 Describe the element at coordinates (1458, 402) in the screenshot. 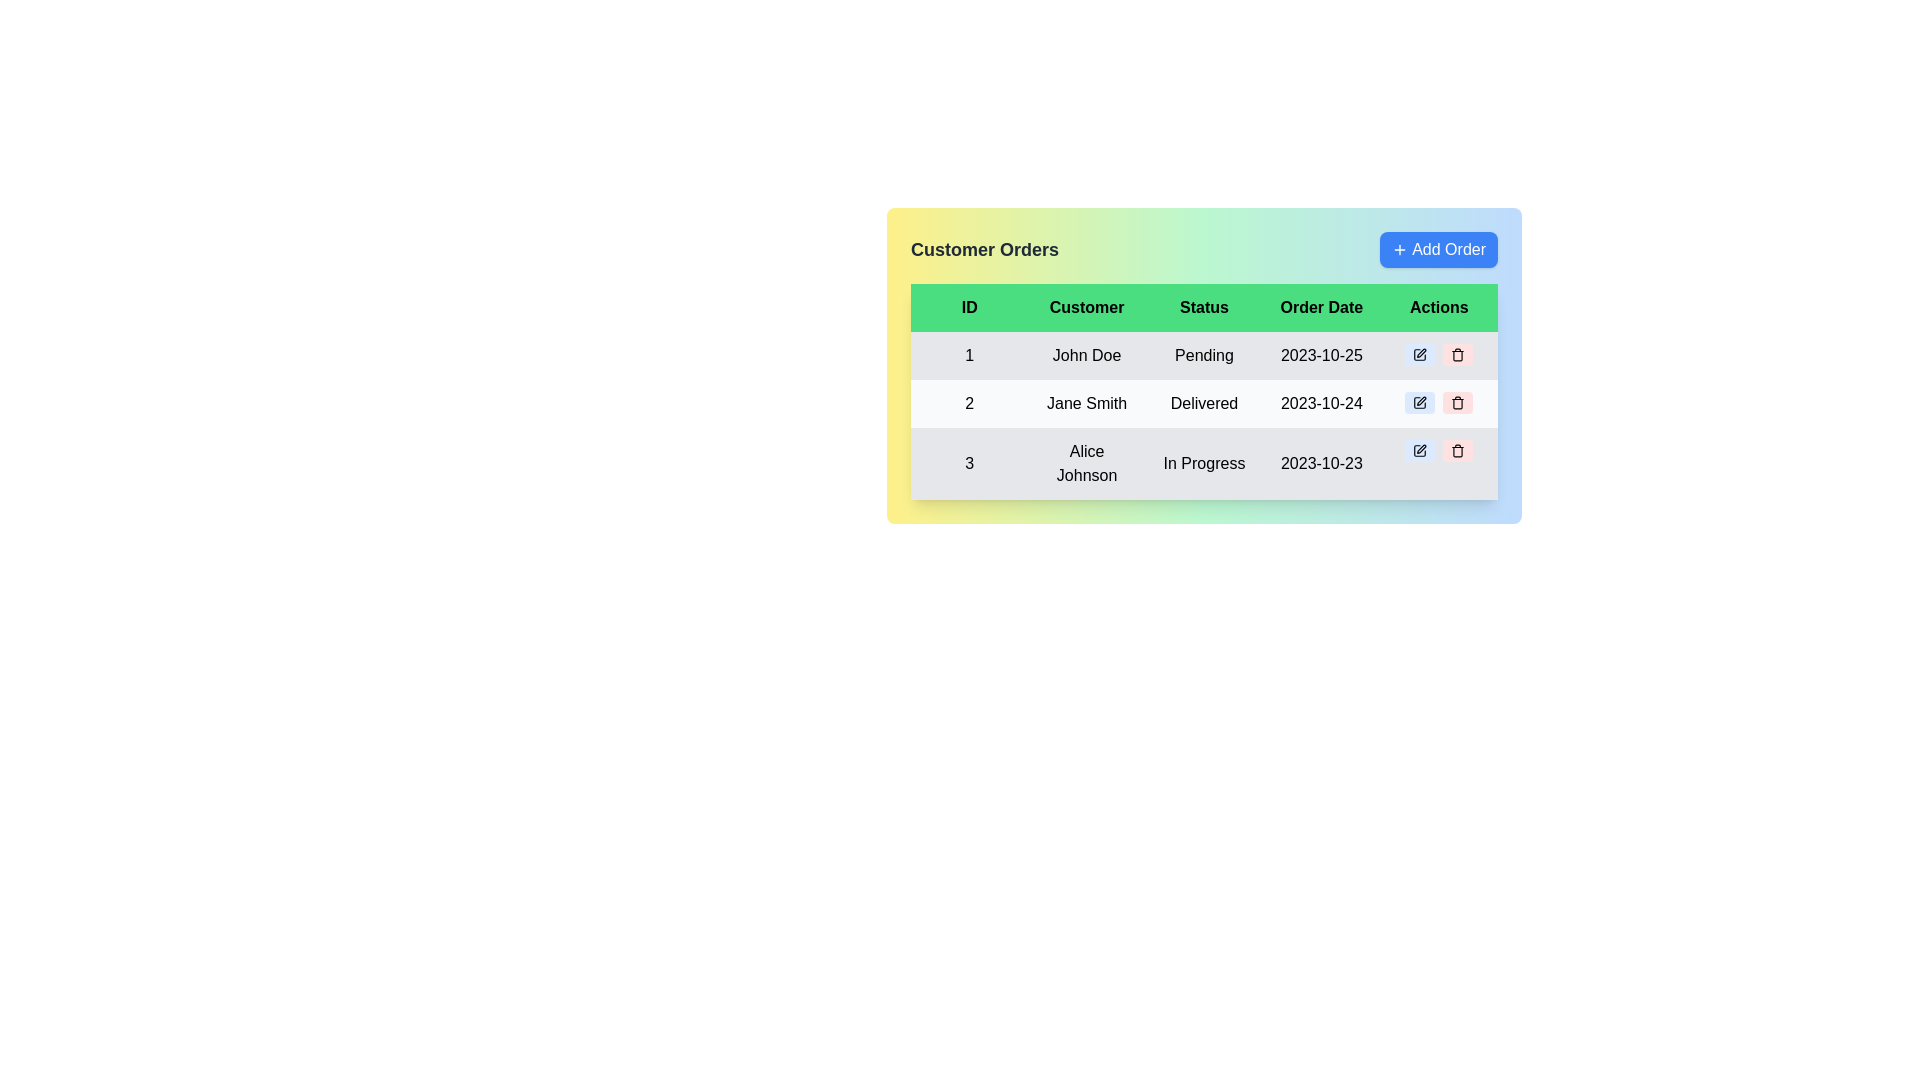

I see `the Trash Can icon located in the 'Actions' column of the second row in the 'Customer Orders' table` at that location.